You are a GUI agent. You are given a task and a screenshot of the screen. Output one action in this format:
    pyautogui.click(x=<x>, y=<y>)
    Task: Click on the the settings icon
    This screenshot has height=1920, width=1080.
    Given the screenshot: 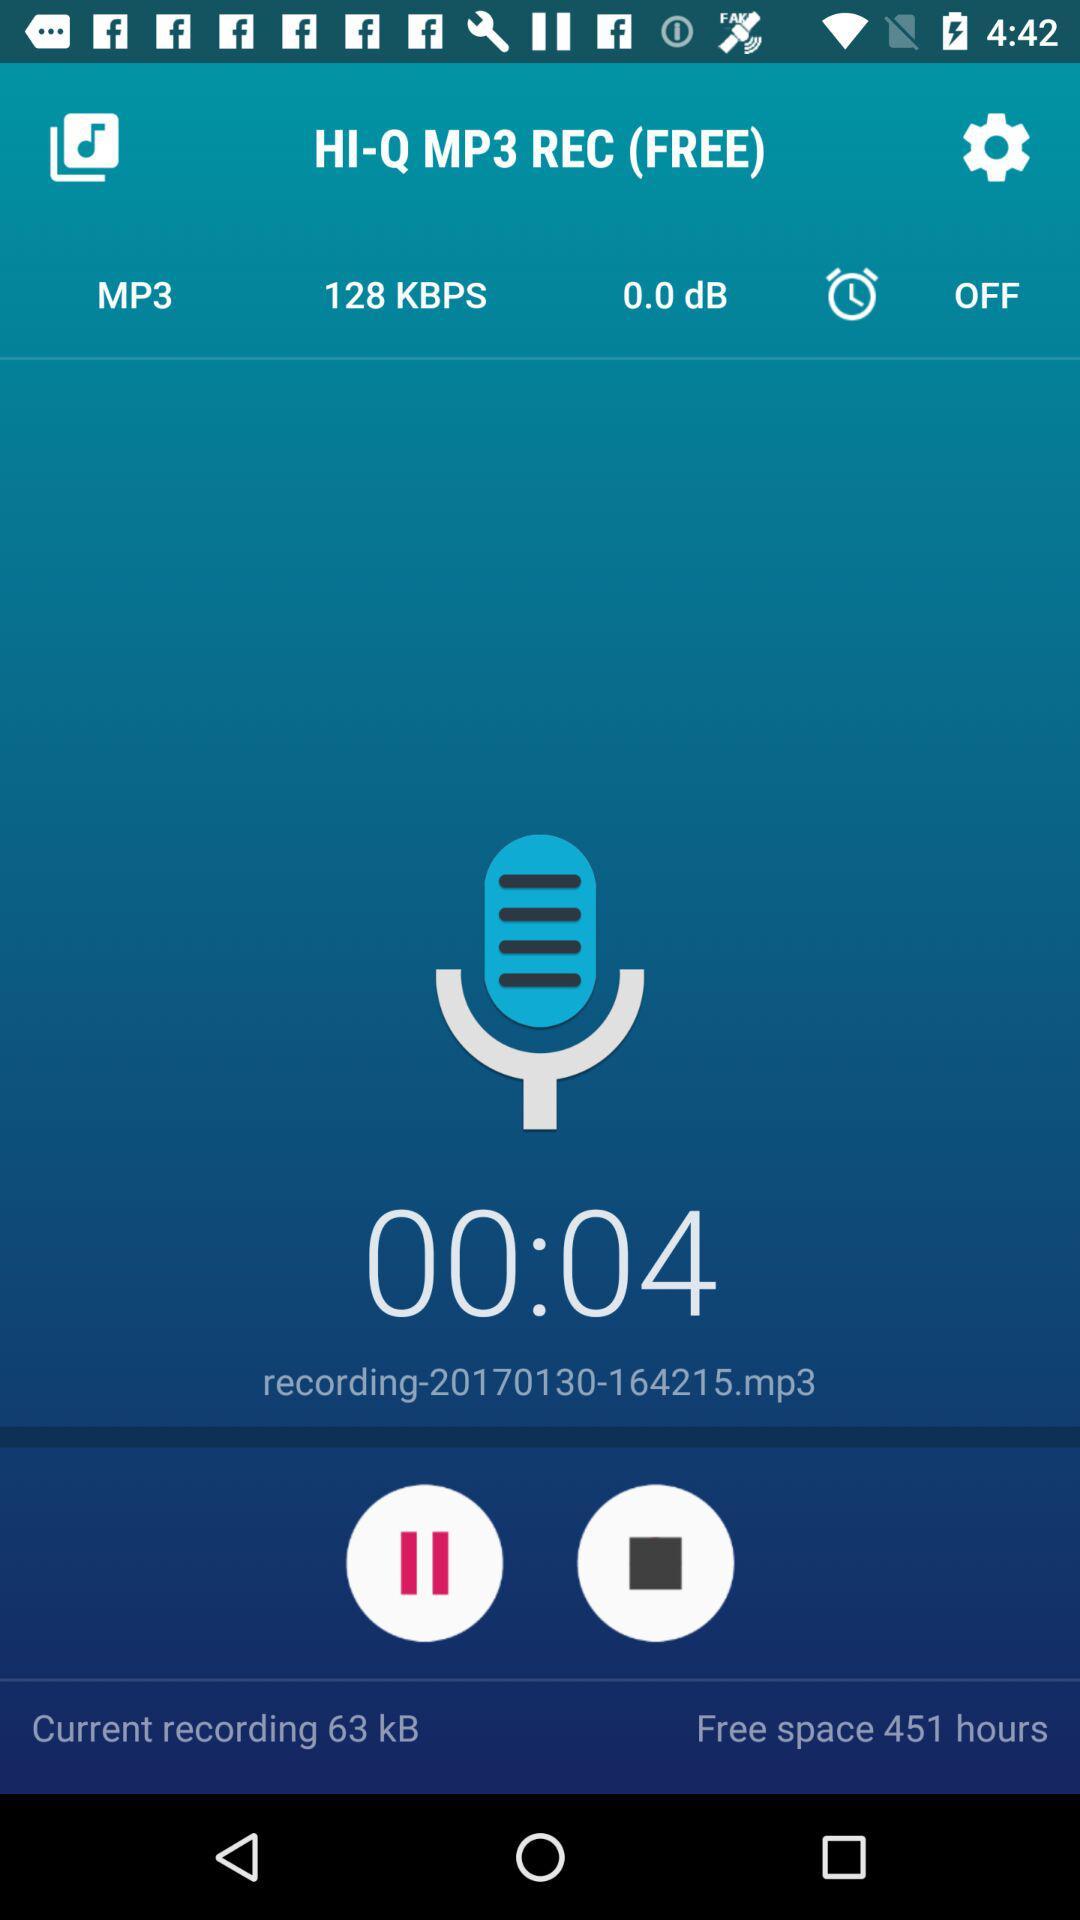 What is the action you would take?
    pyautogui.click(x=995, y=146)
    